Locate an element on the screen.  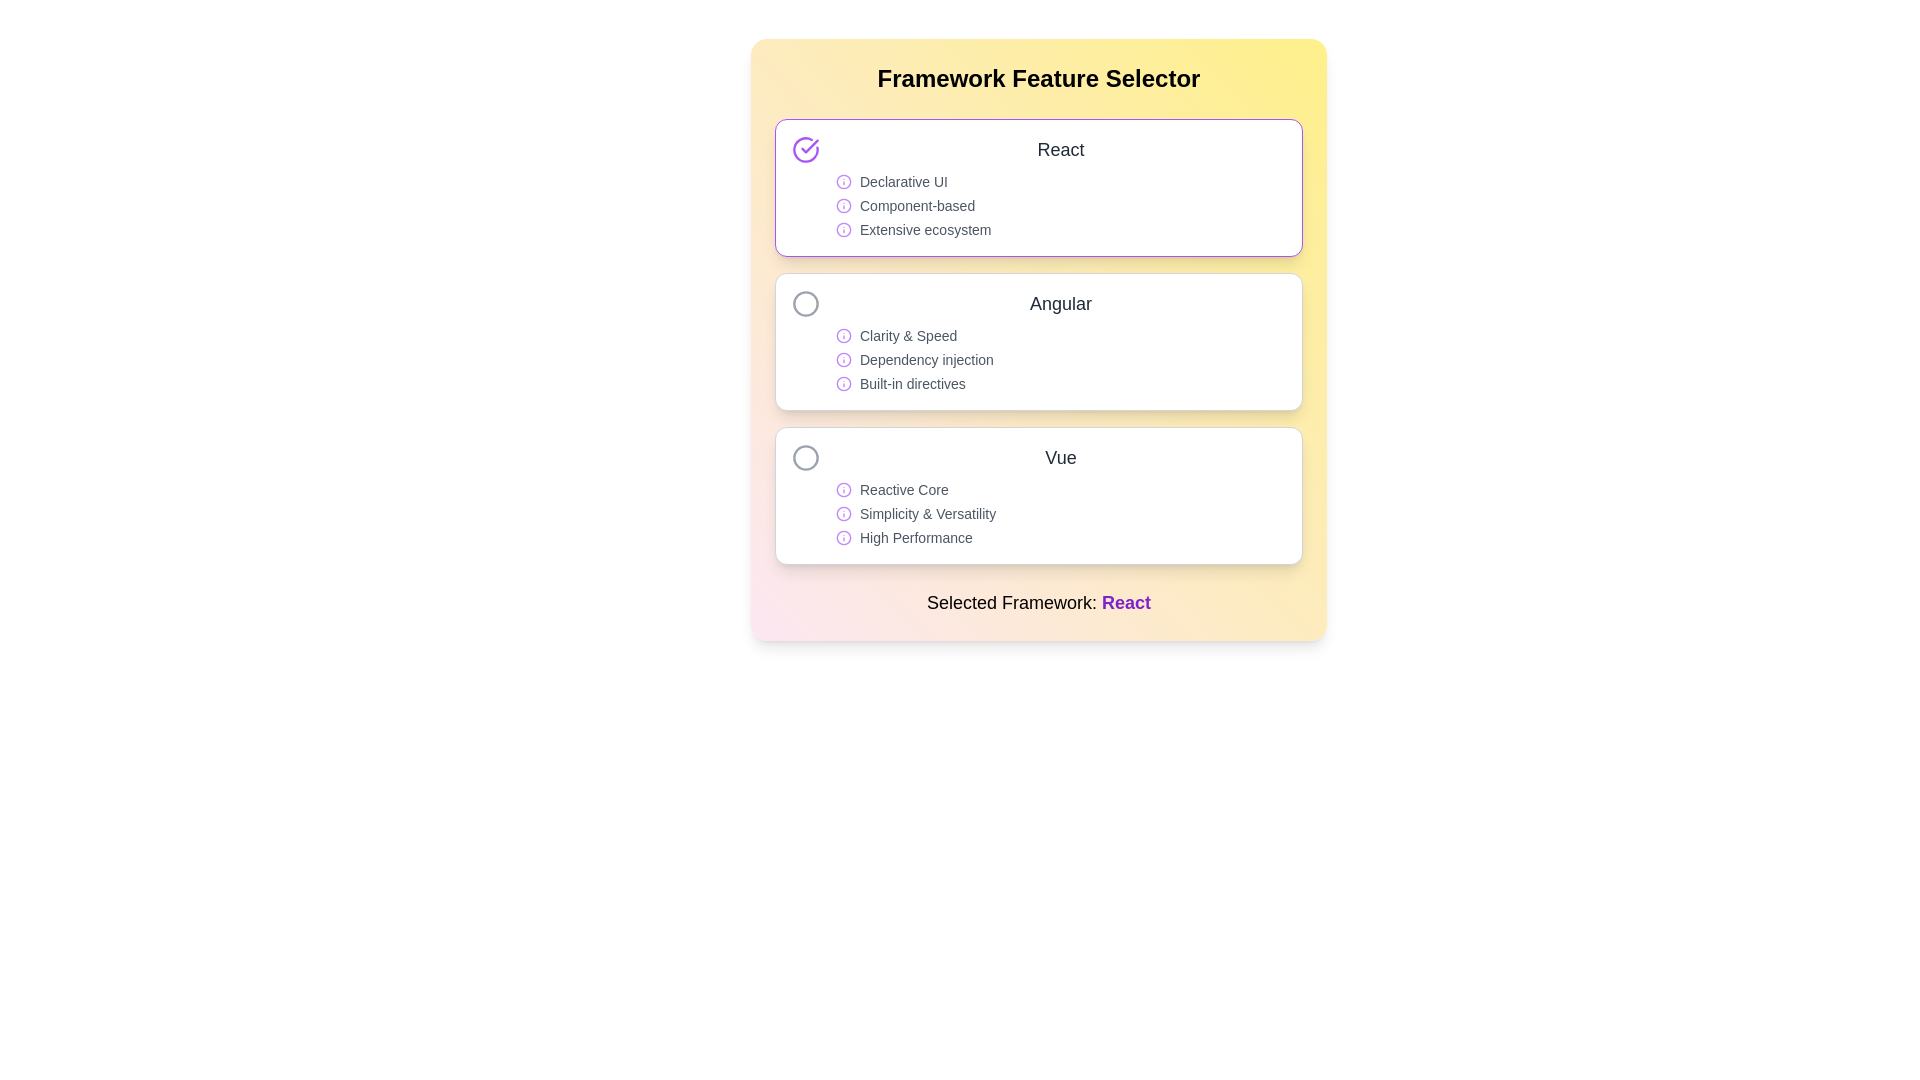
the 'Angular' radio button to potentially trigger hover effects is located at coordinates (806, 304).